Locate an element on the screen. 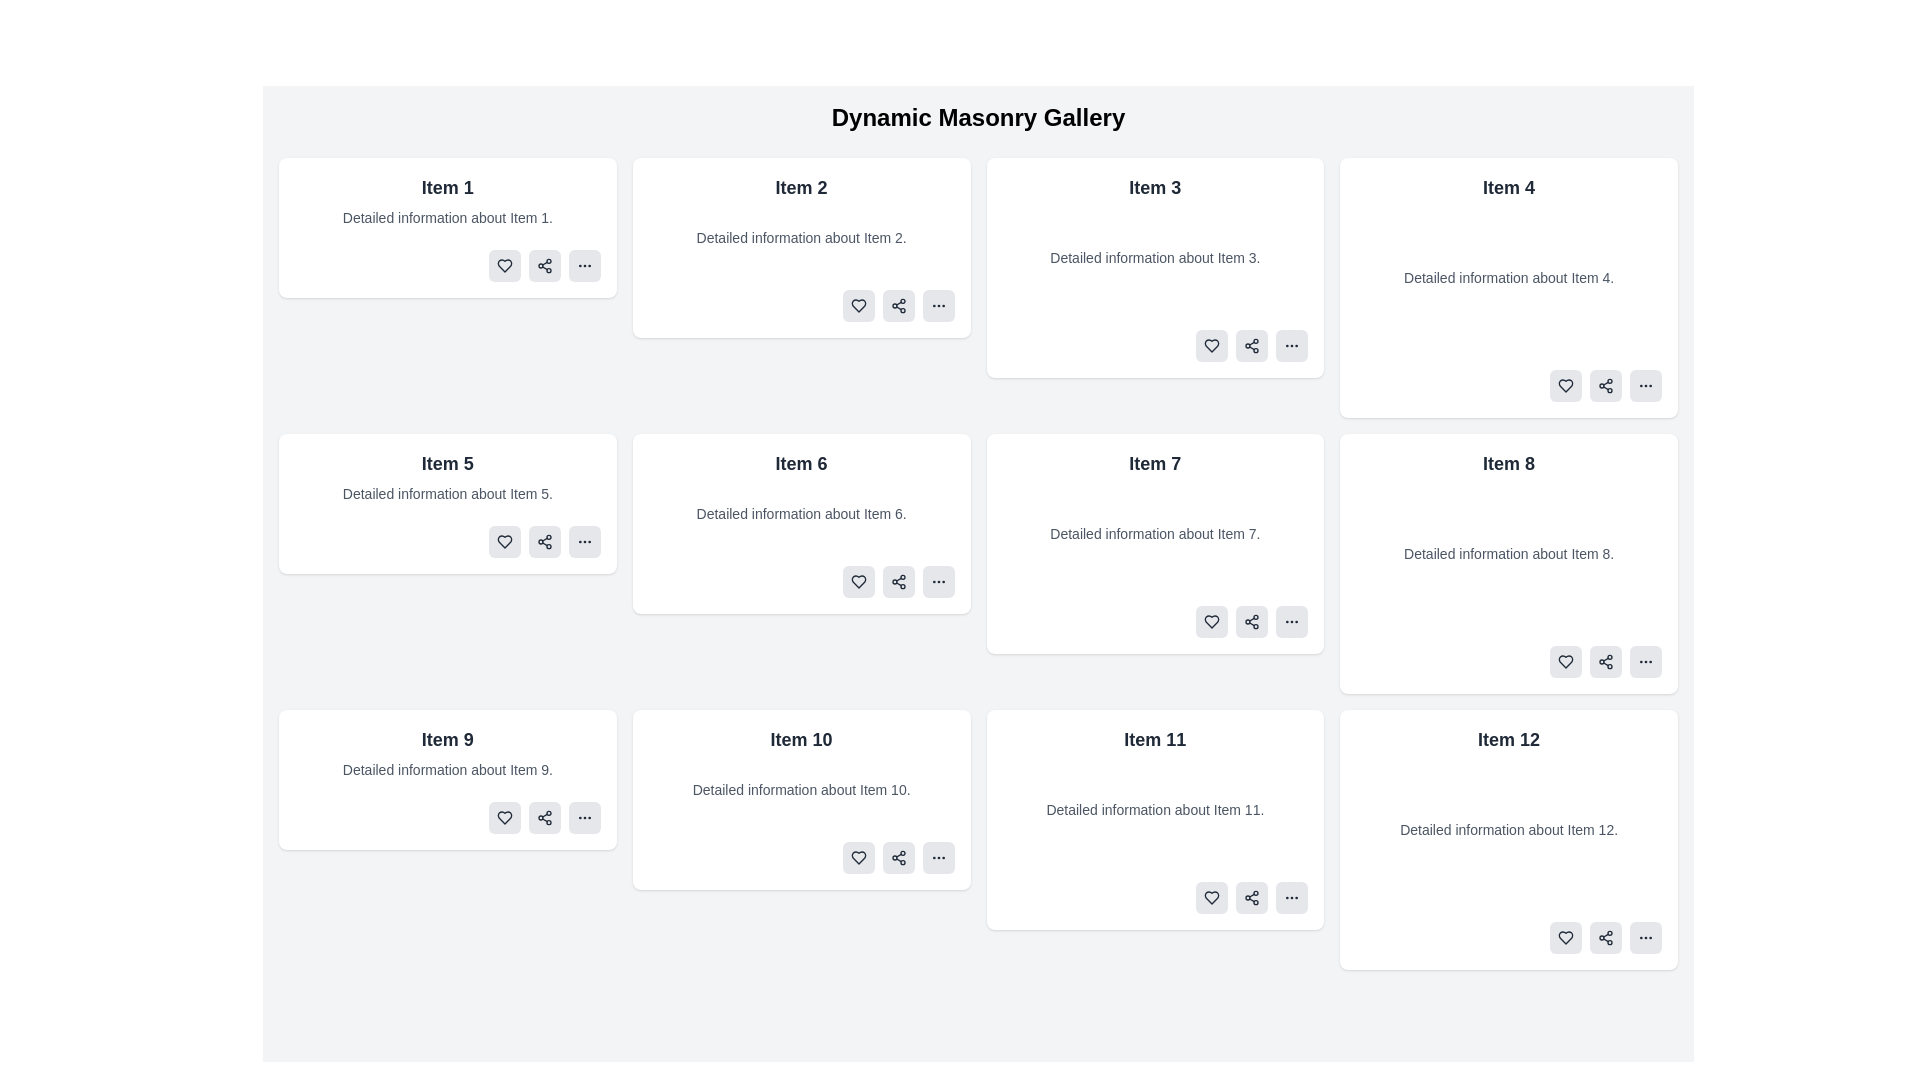 This screenshot has width=1920, height=1080. the favorite button located in the lower-right area of the card labeled 'Item 6' is located at coordinates (858, 582).